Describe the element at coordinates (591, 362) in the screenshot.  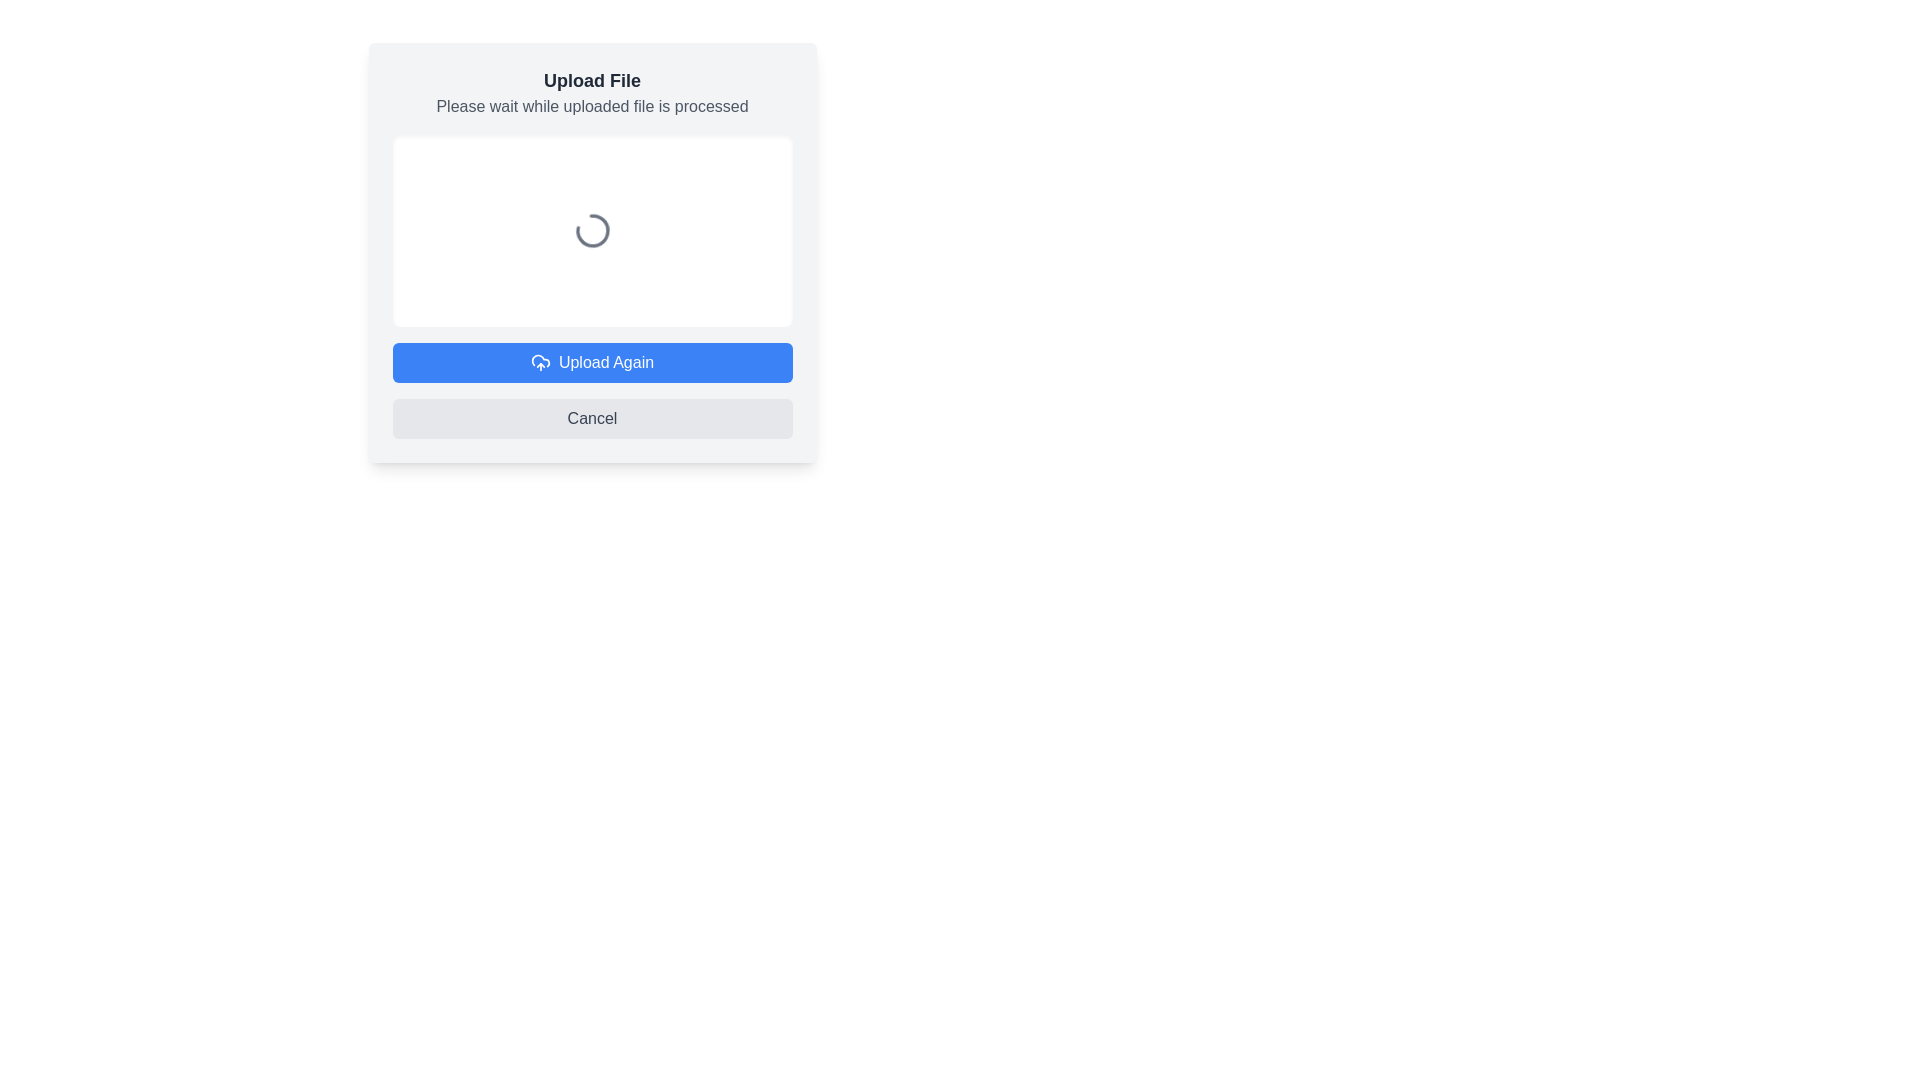
I see `the blue 'Upload Again' button with white text and cloud upload icon to observe any hover effects` at that location.